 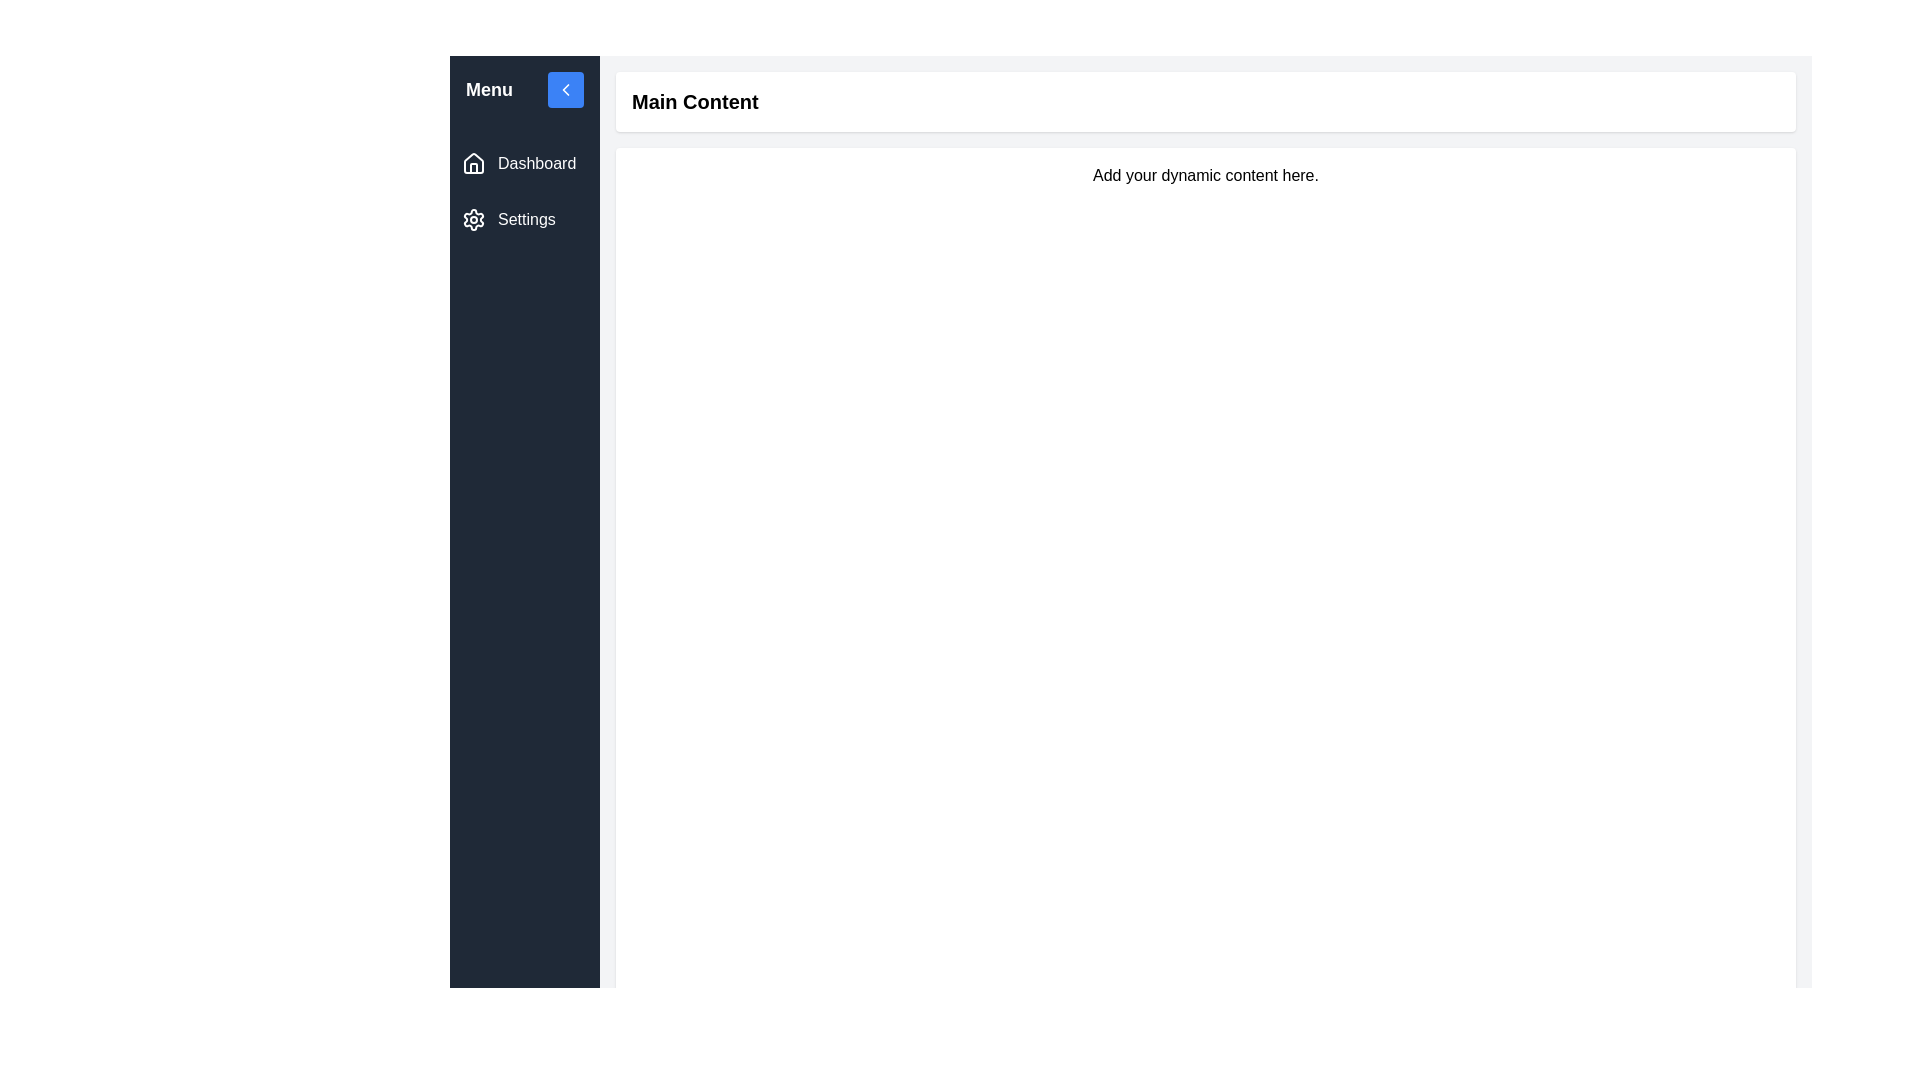 I want to click on the 'Dashboard' button located in the left-aligned navigation panel directly below the 'Menu' header, so click(x=524, y=163).